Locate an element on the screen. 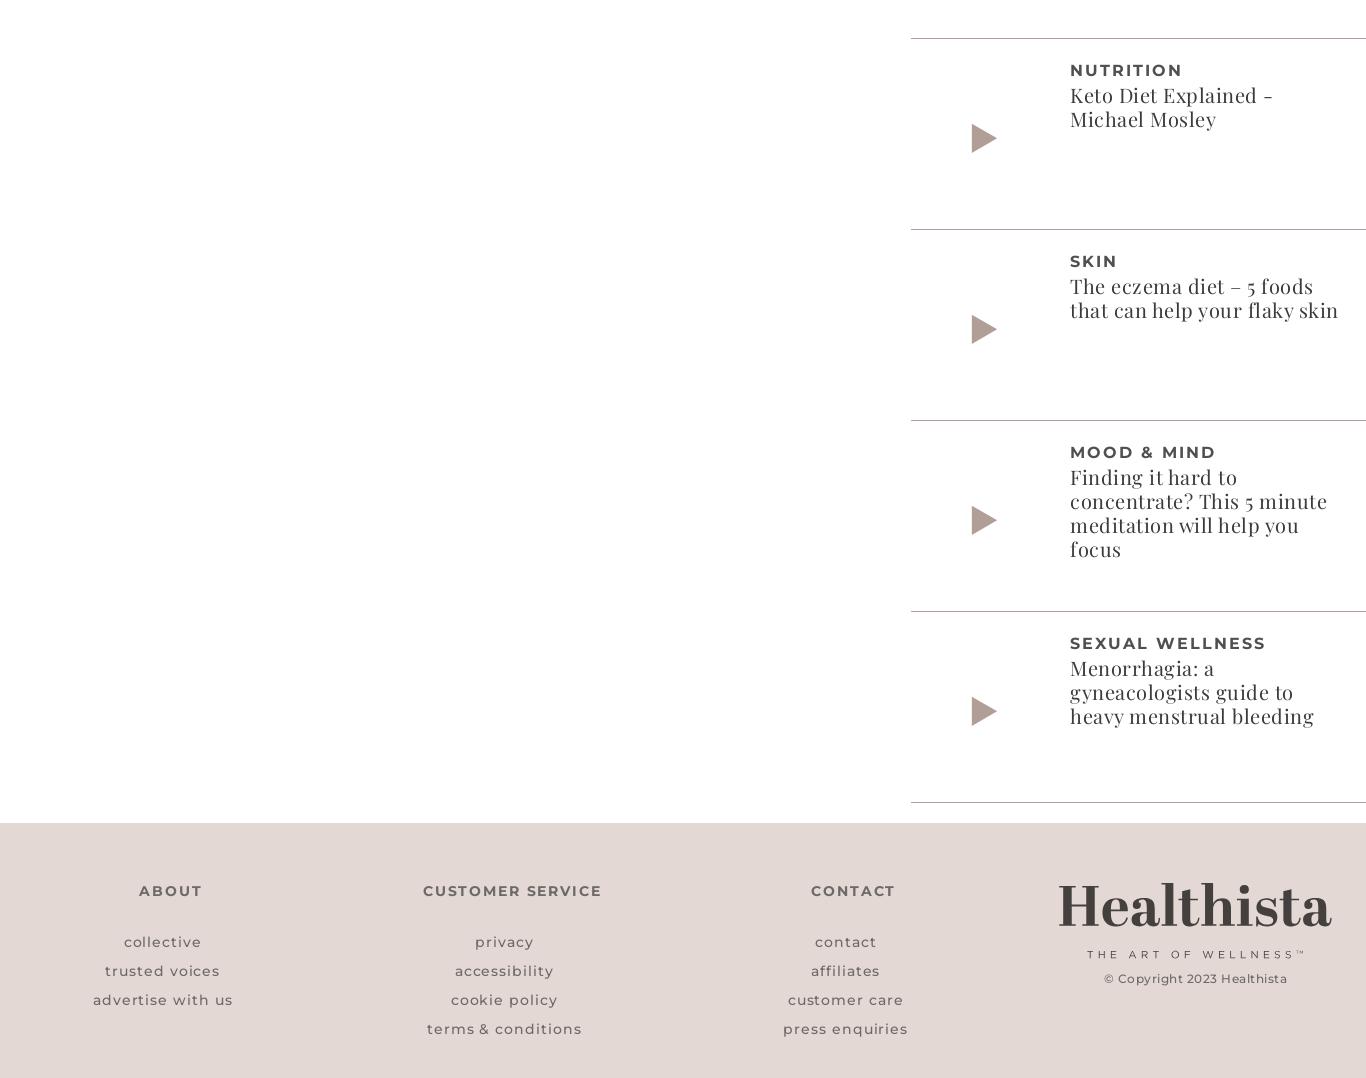 The image size is (1366, 1078). 'affiliates' is located at coordinates (844, 969).